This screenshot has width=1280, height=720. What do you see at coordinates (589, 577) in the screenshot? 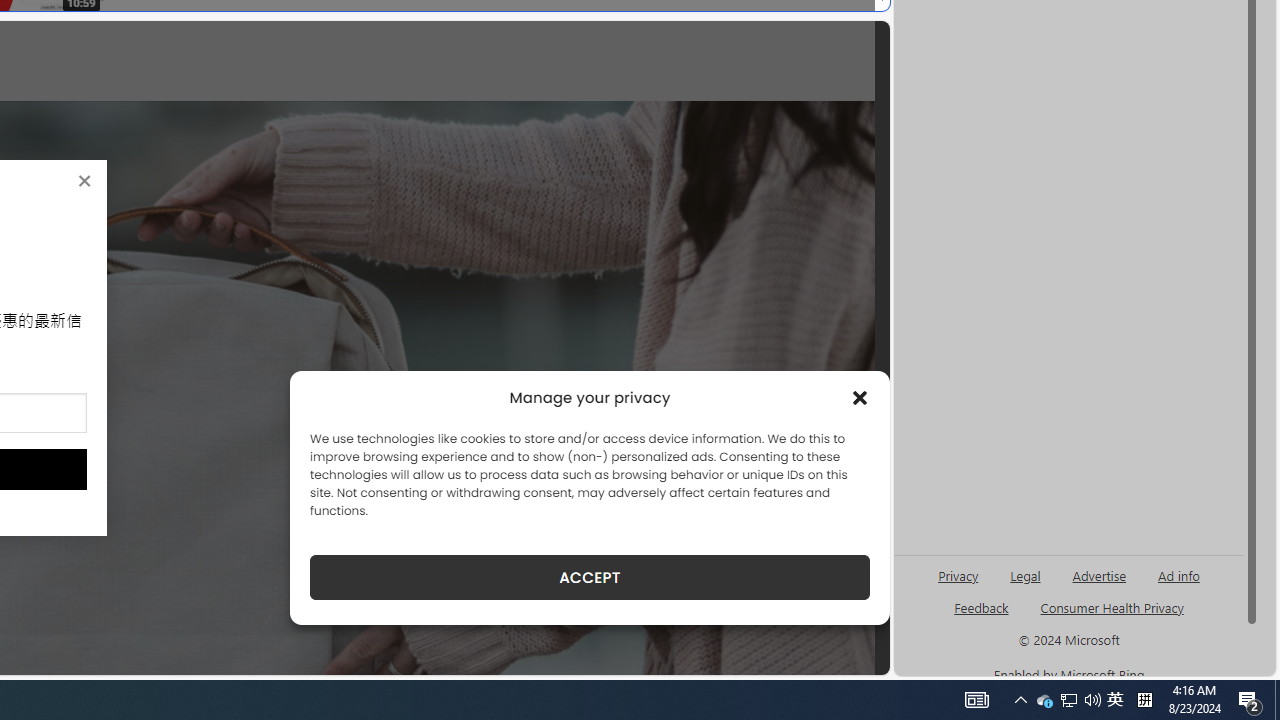
I see `'ACCEPT'` at bounding box center [589, 577].